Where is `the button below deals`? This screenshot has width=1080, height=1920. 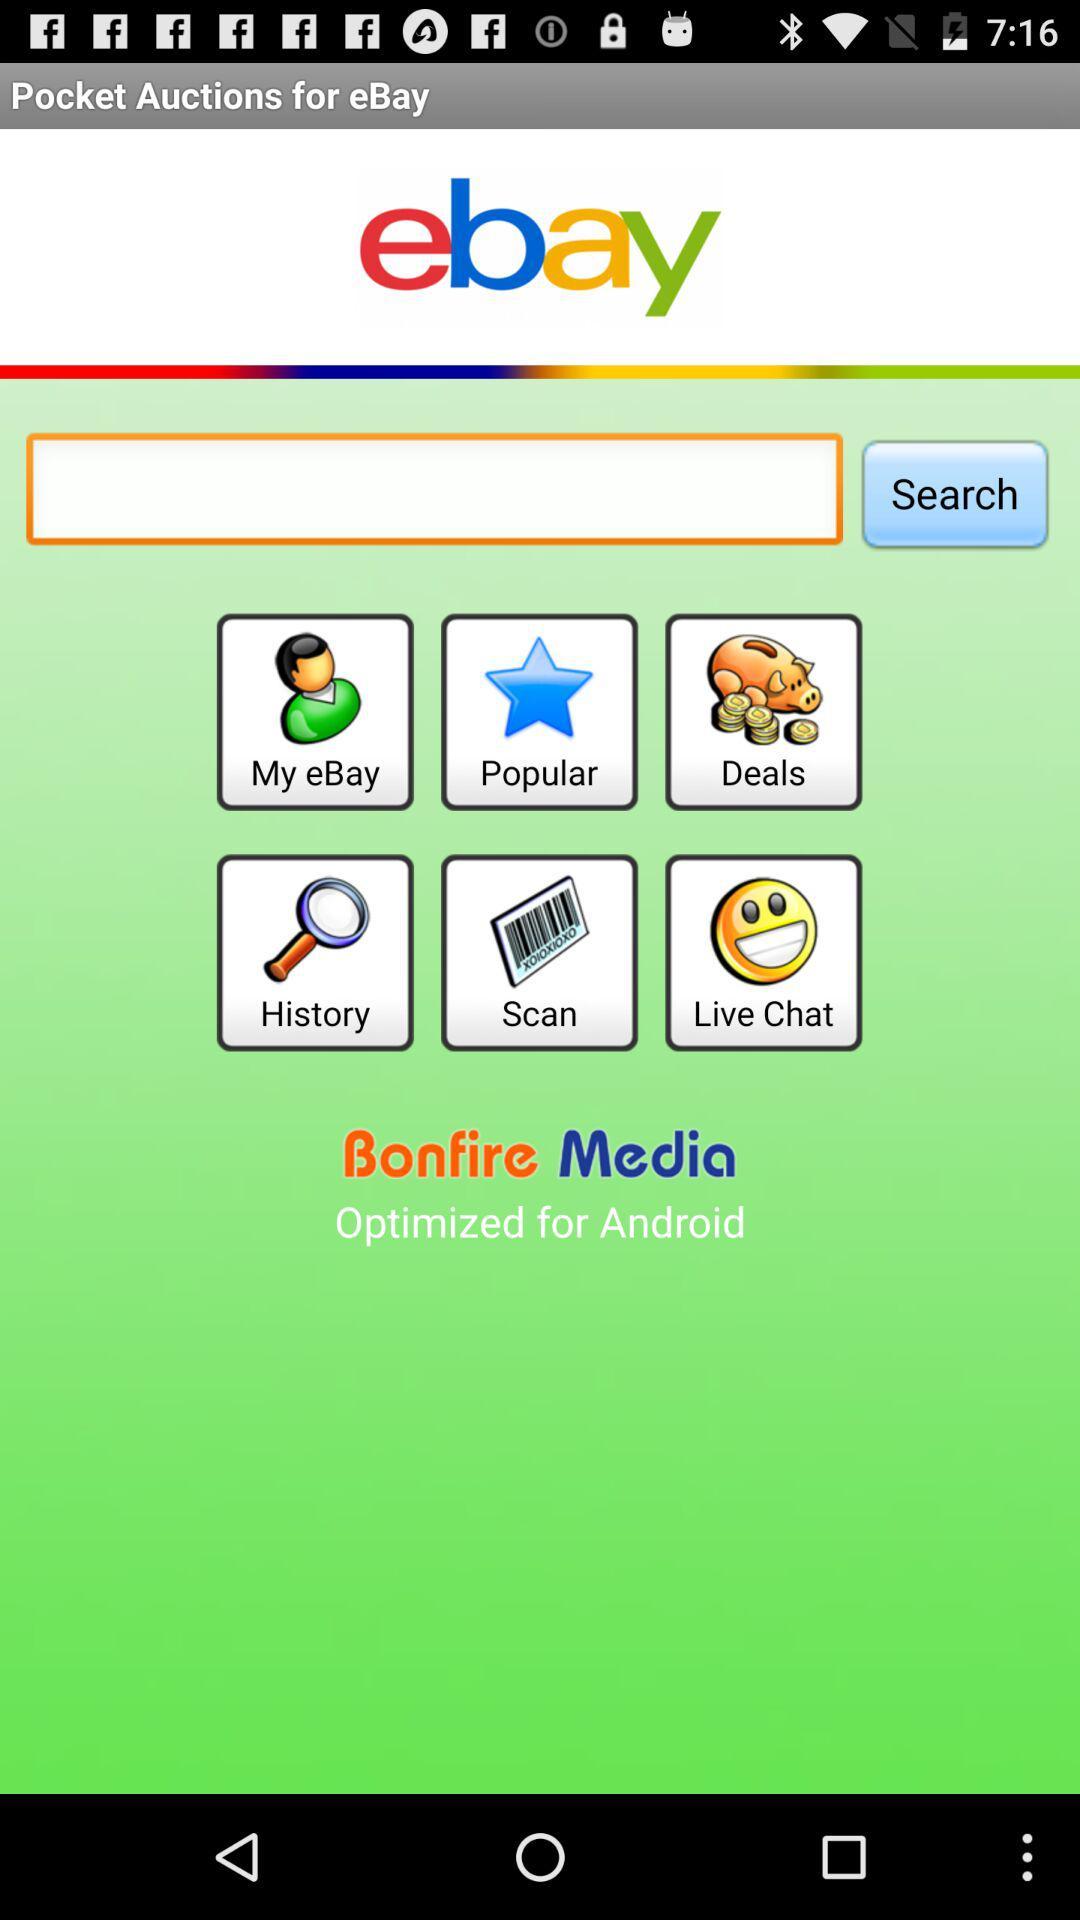
the button below deals is located at coordinates (763, 951).